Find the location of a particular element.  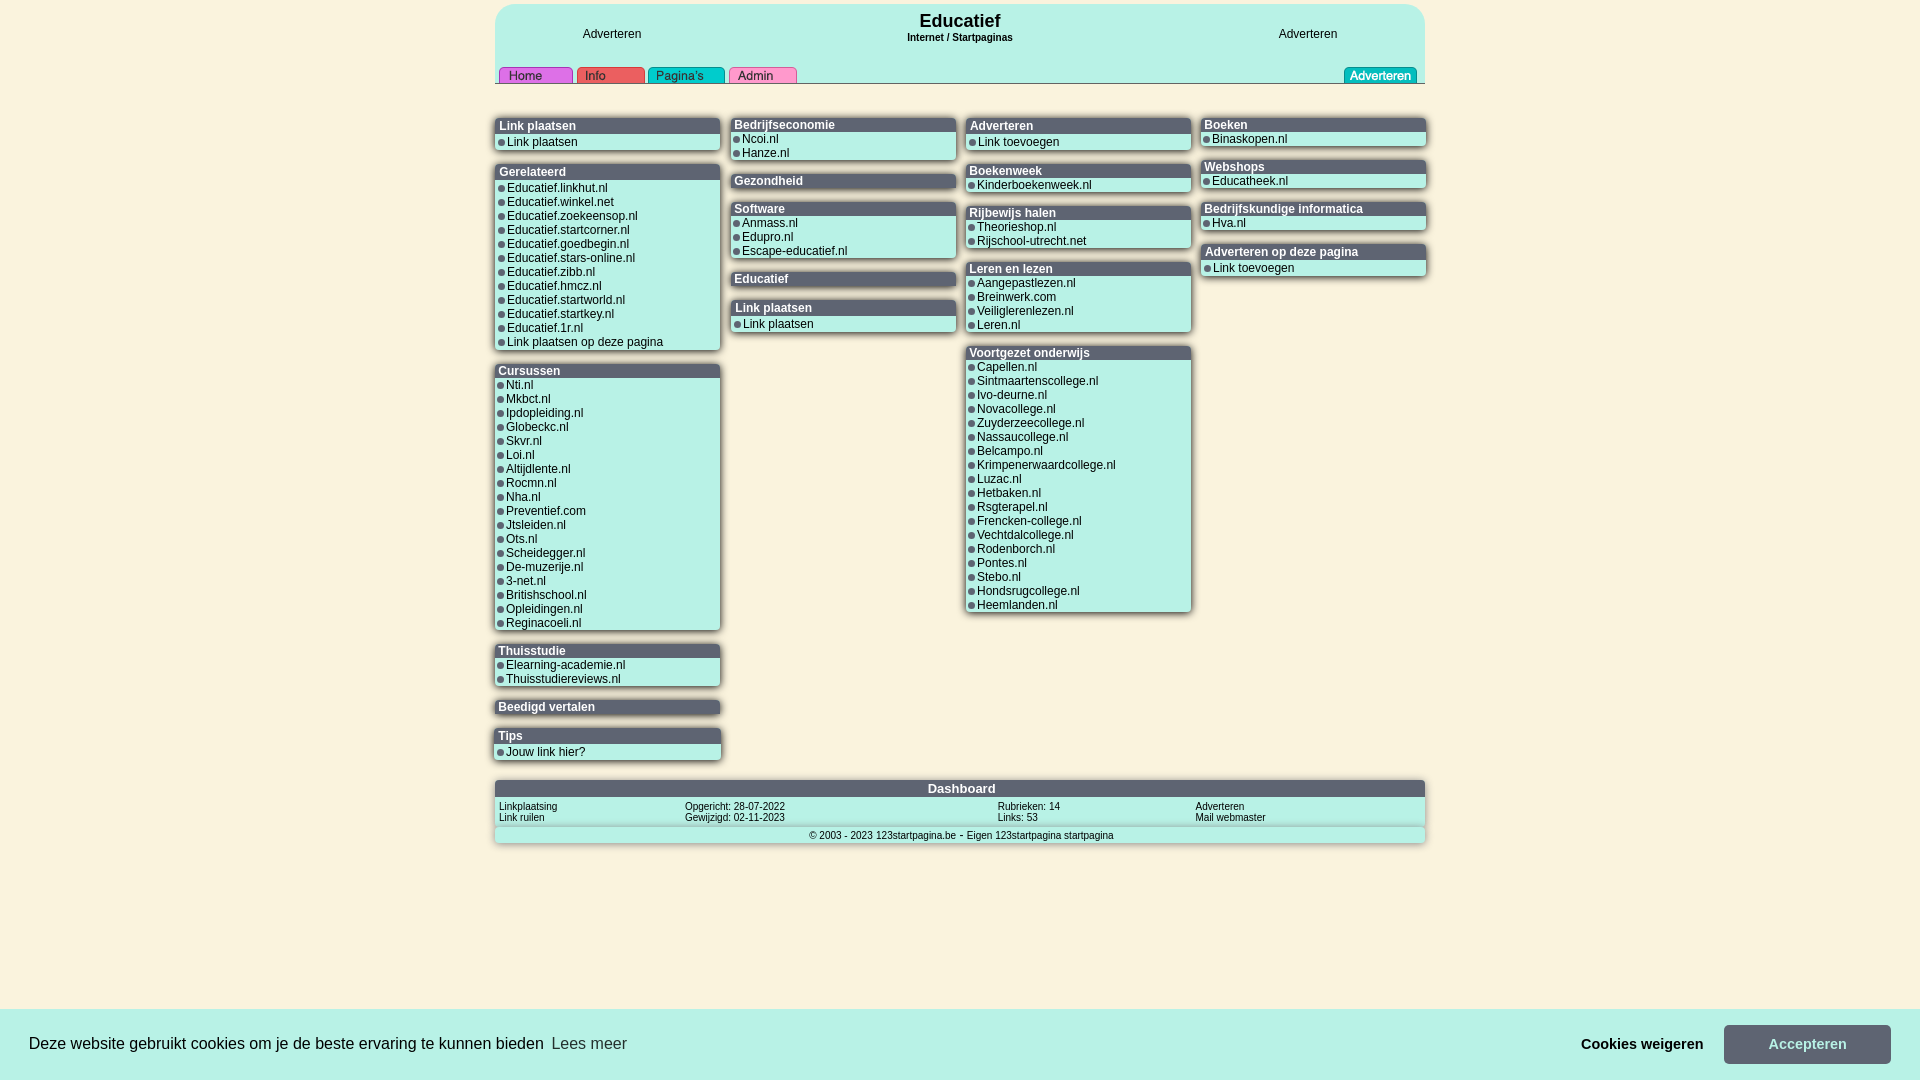

'De-muzerije.nl' is located at coordinates (544, 567).